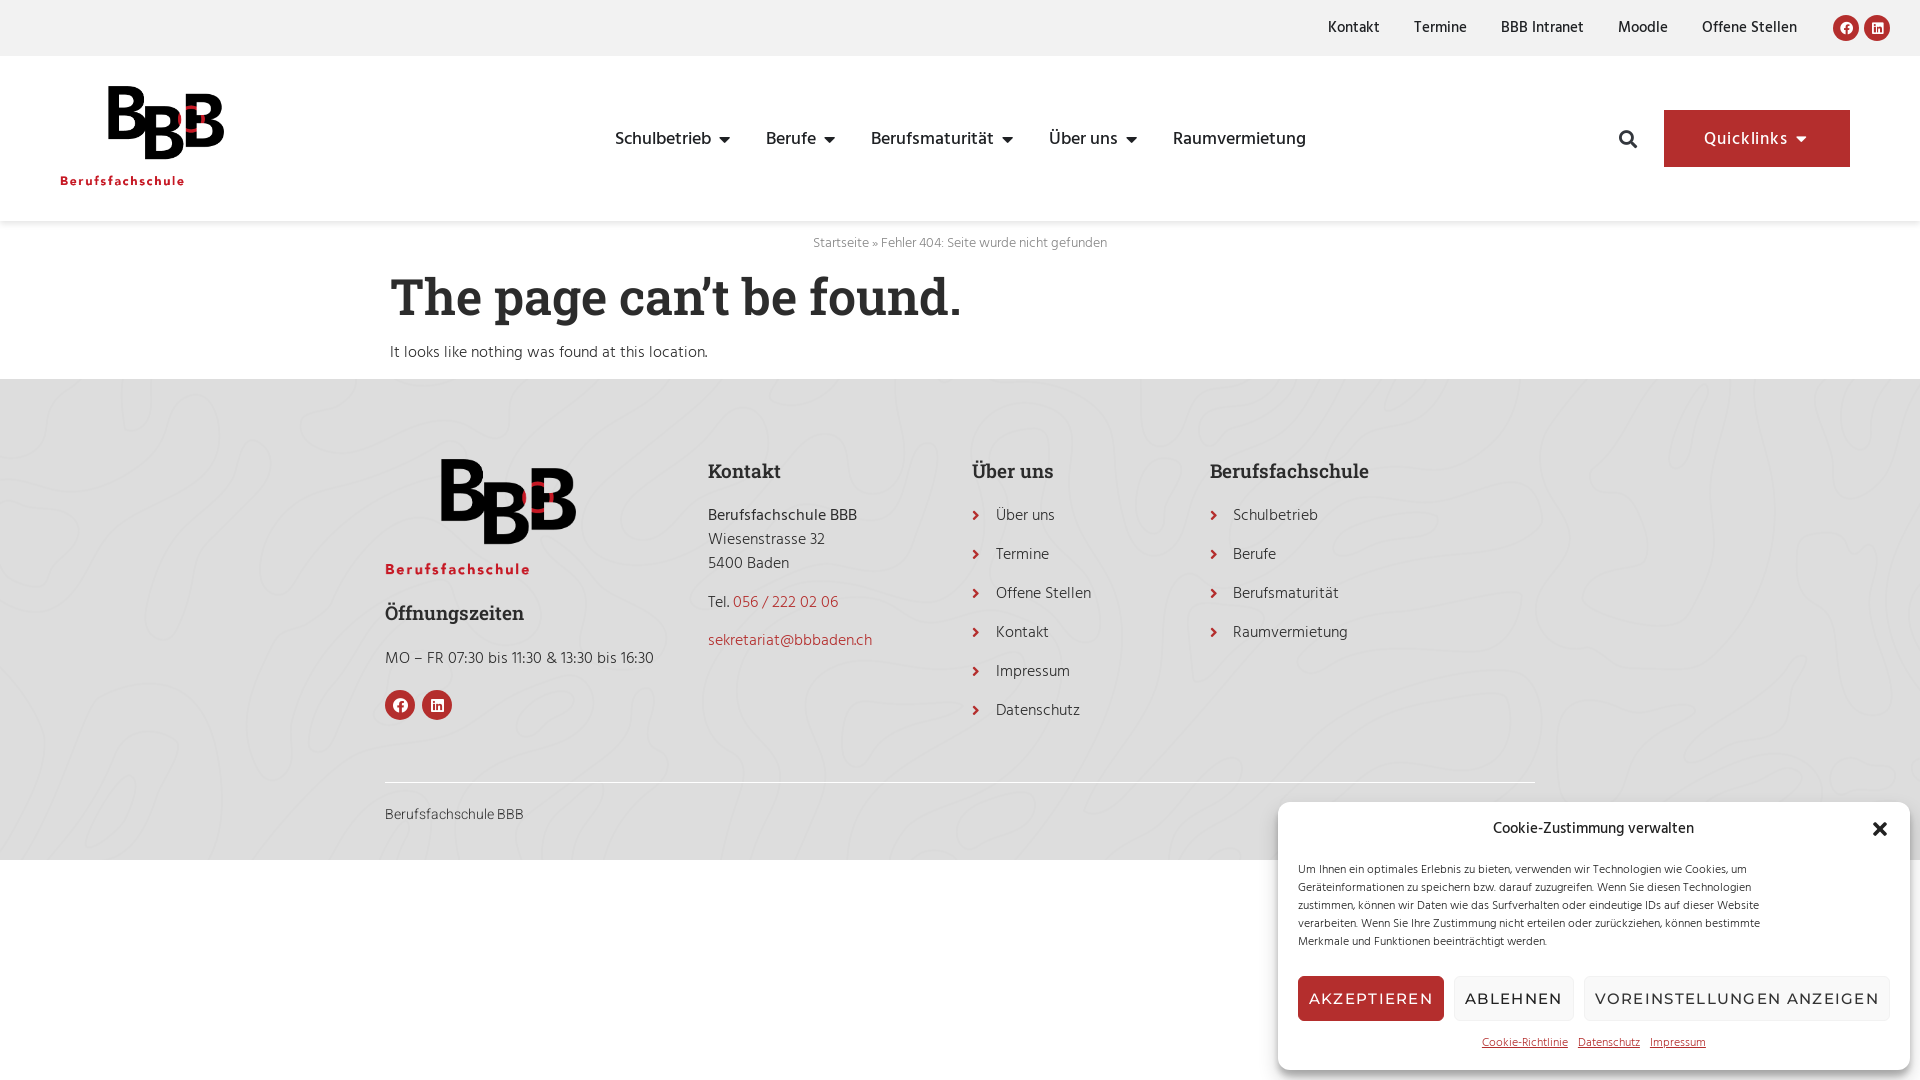 The width and height of the screenshot is (1920, 1080). What do you see at coordinates (971, 671) in the screenshot?
I see `'Impressum'` at bounding box center [971, 671].